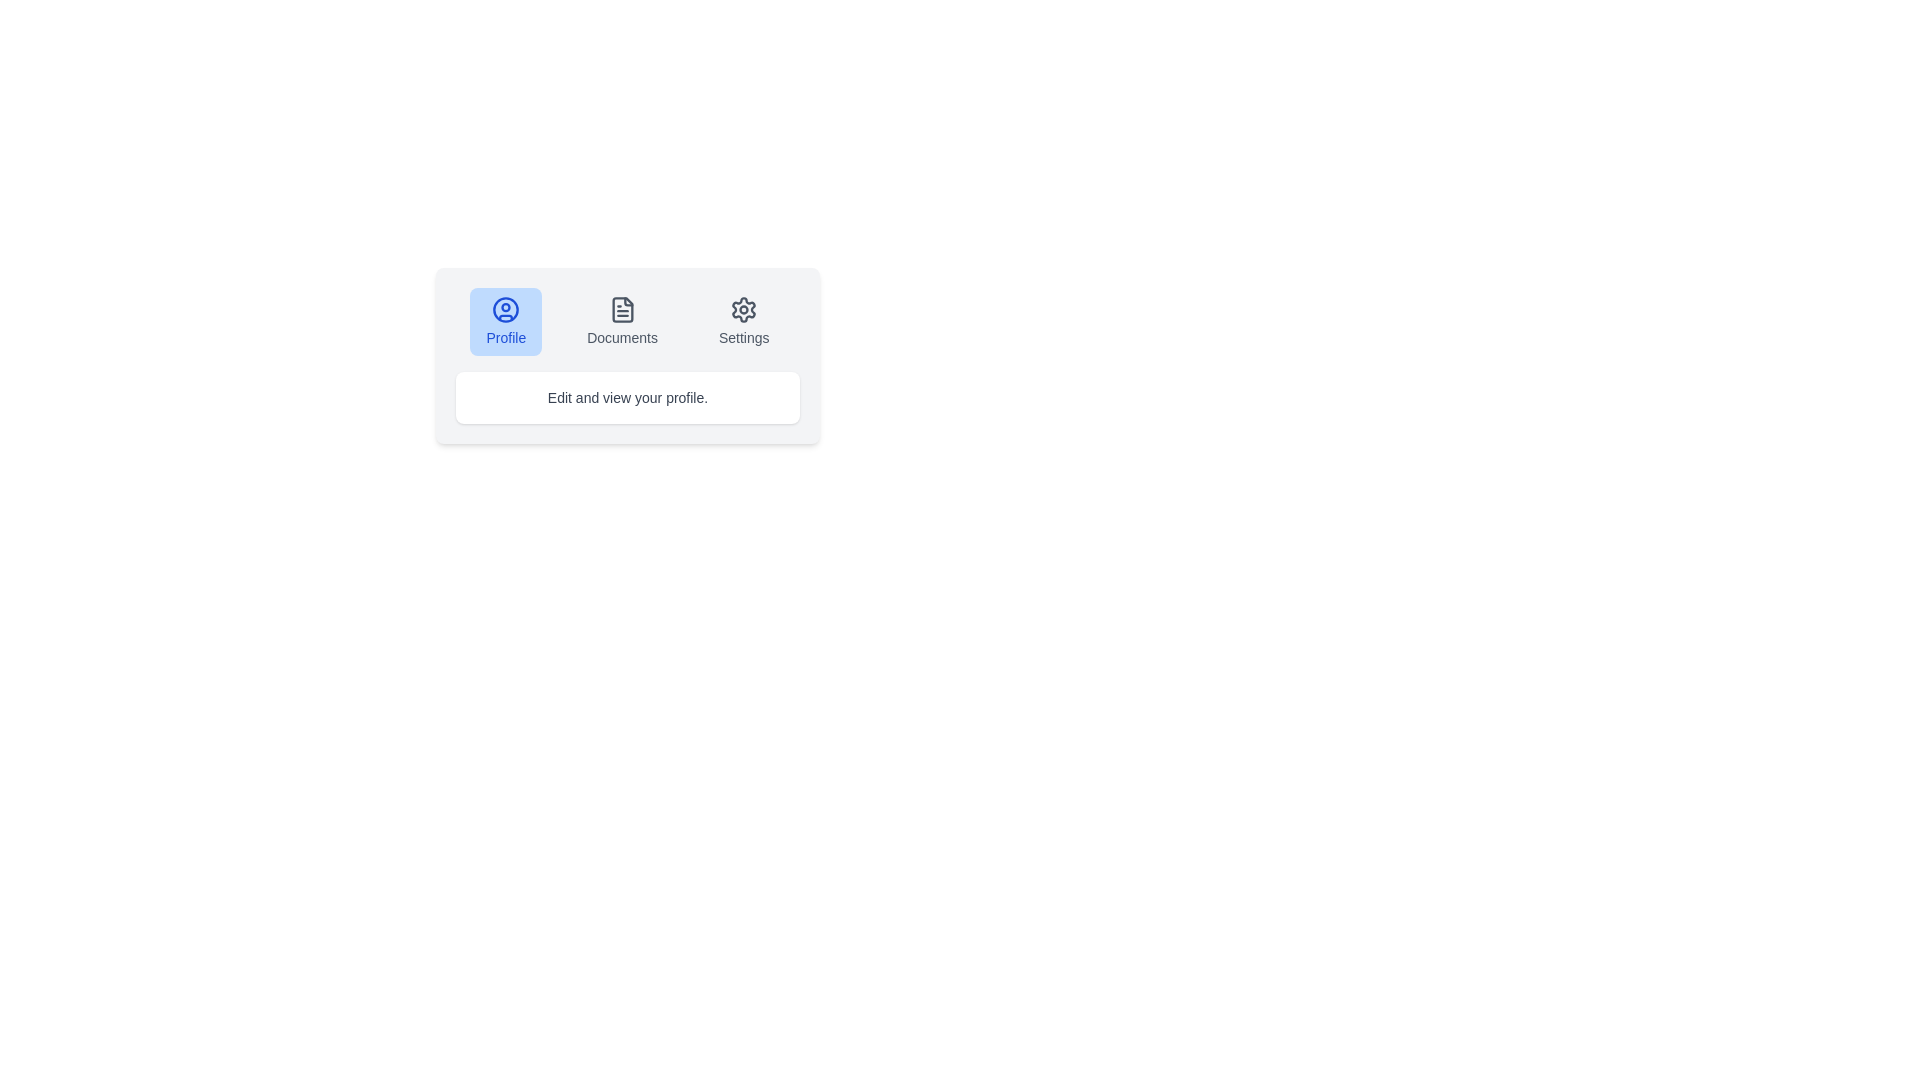 The image size is (1920, 1080). What do you see at coordinates (743, 309) in the screenshot?
I see `the 'Settings' icon located centrally among the graphical labels at the bottom of the main interface` at bounding box center [743, 309].